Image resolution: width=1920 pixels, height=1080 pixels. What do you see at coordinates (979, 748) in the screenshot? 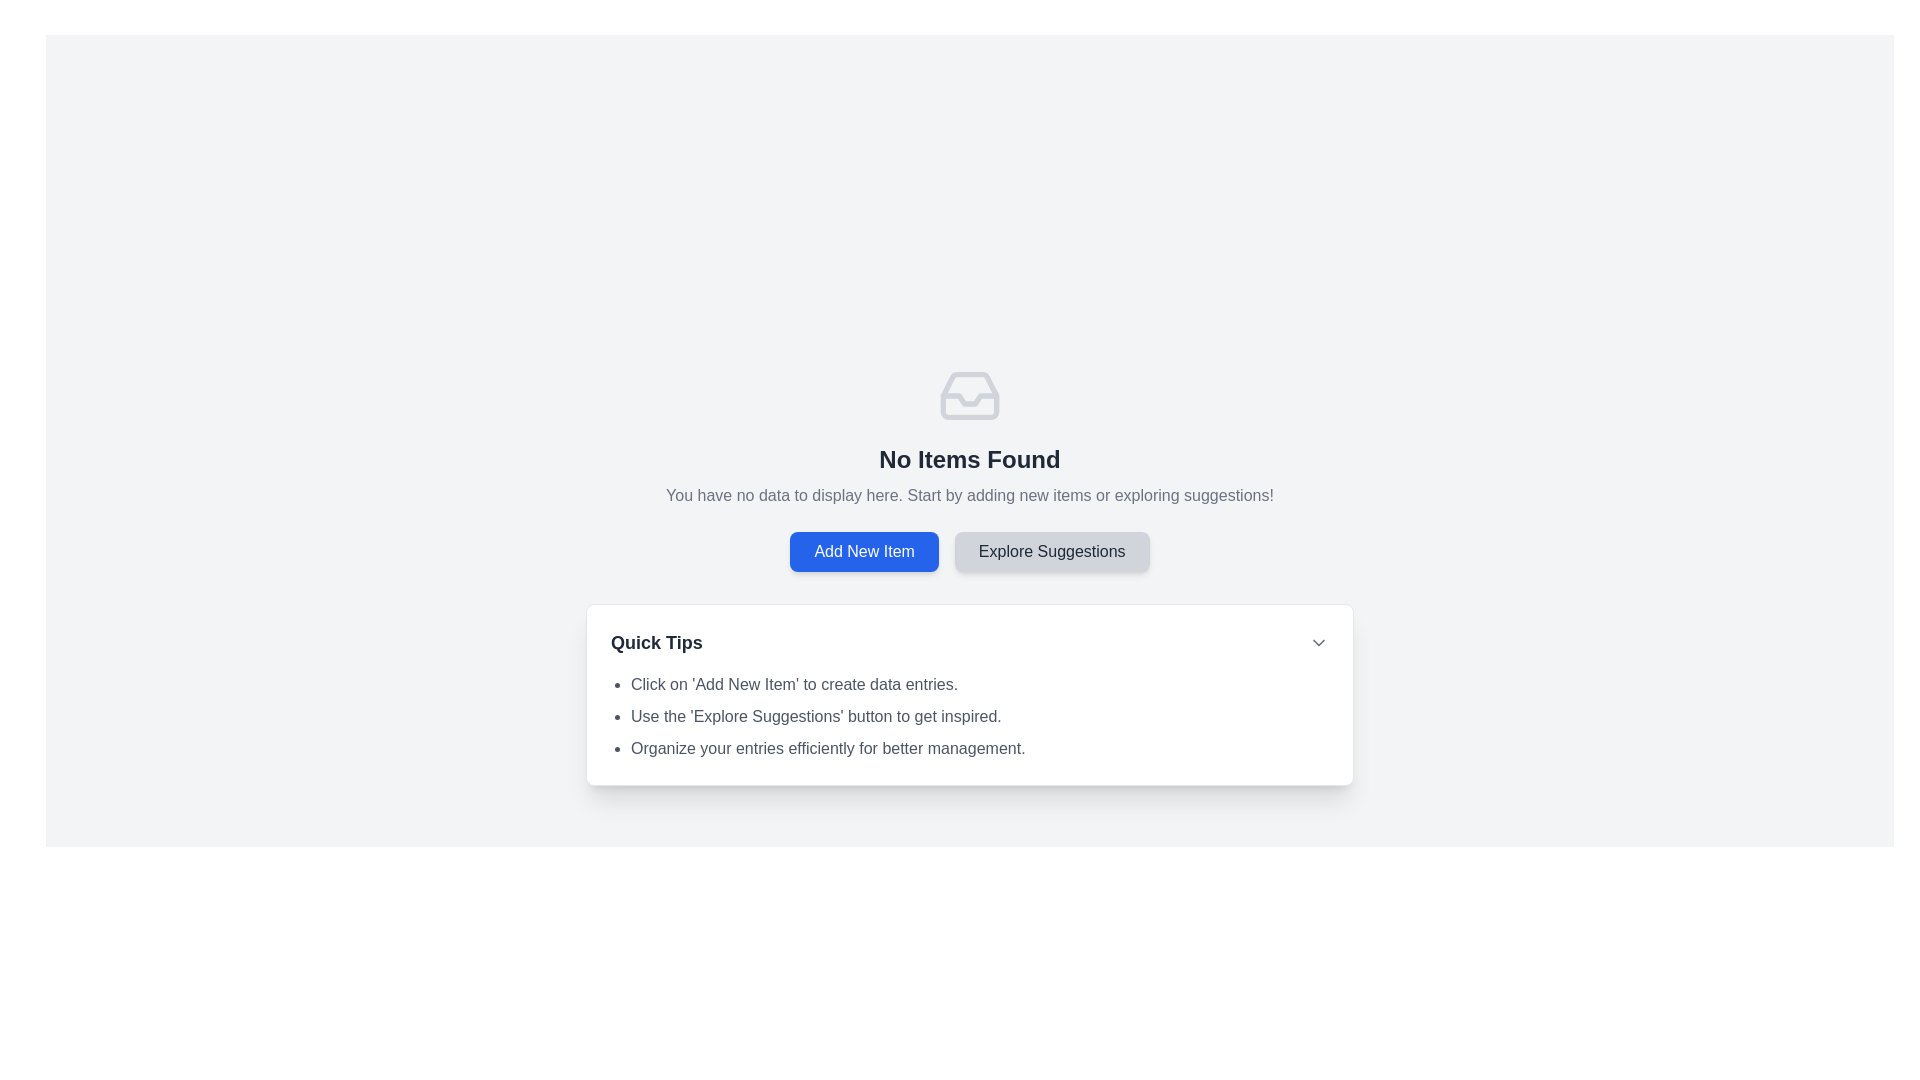
I see `the label displaying 'Organize your entries efficiently for better management.' which is the last item in the bulleted list under the 'Quick Tips' heading` at bounding box center [979, 748].